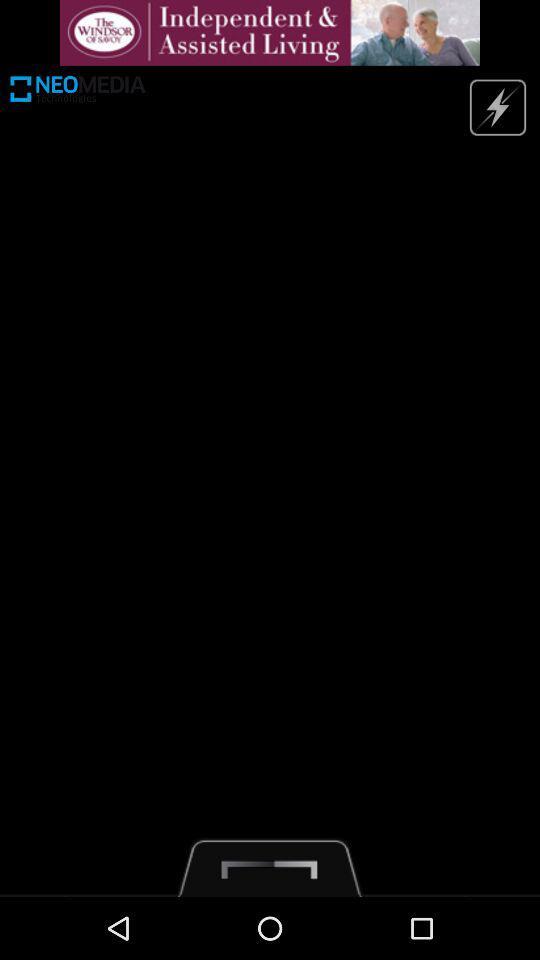 The height and width of the screenshot is (960, 540). Describe the element at coordinates (270, 31) in the screenshot. I see `advertisement bar` at that location.